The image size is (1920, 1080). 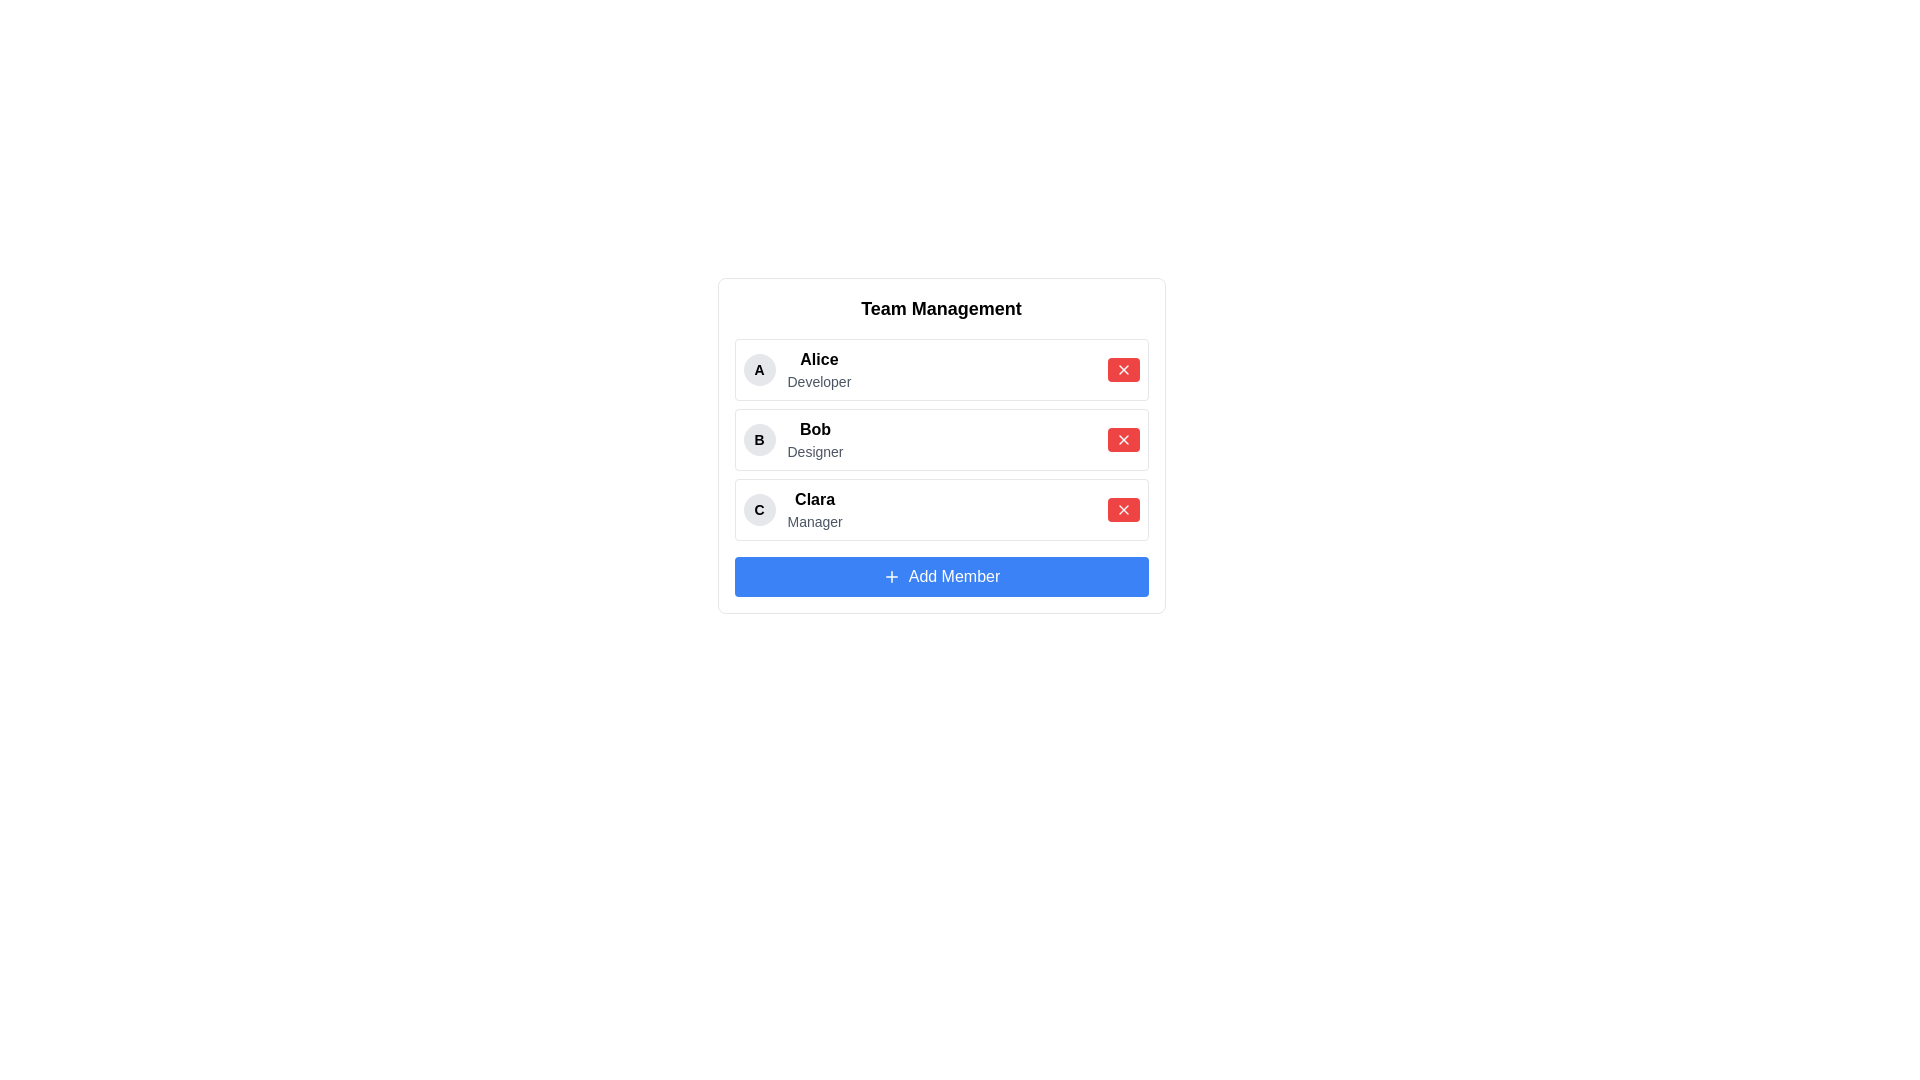 What do you see at coordinates (1123, 438) in the screenshot?
I see `the red delete button with an 'X' icon corresponding to the user 'Bob Designer' in the list view` at bounding box center [1123, 438].